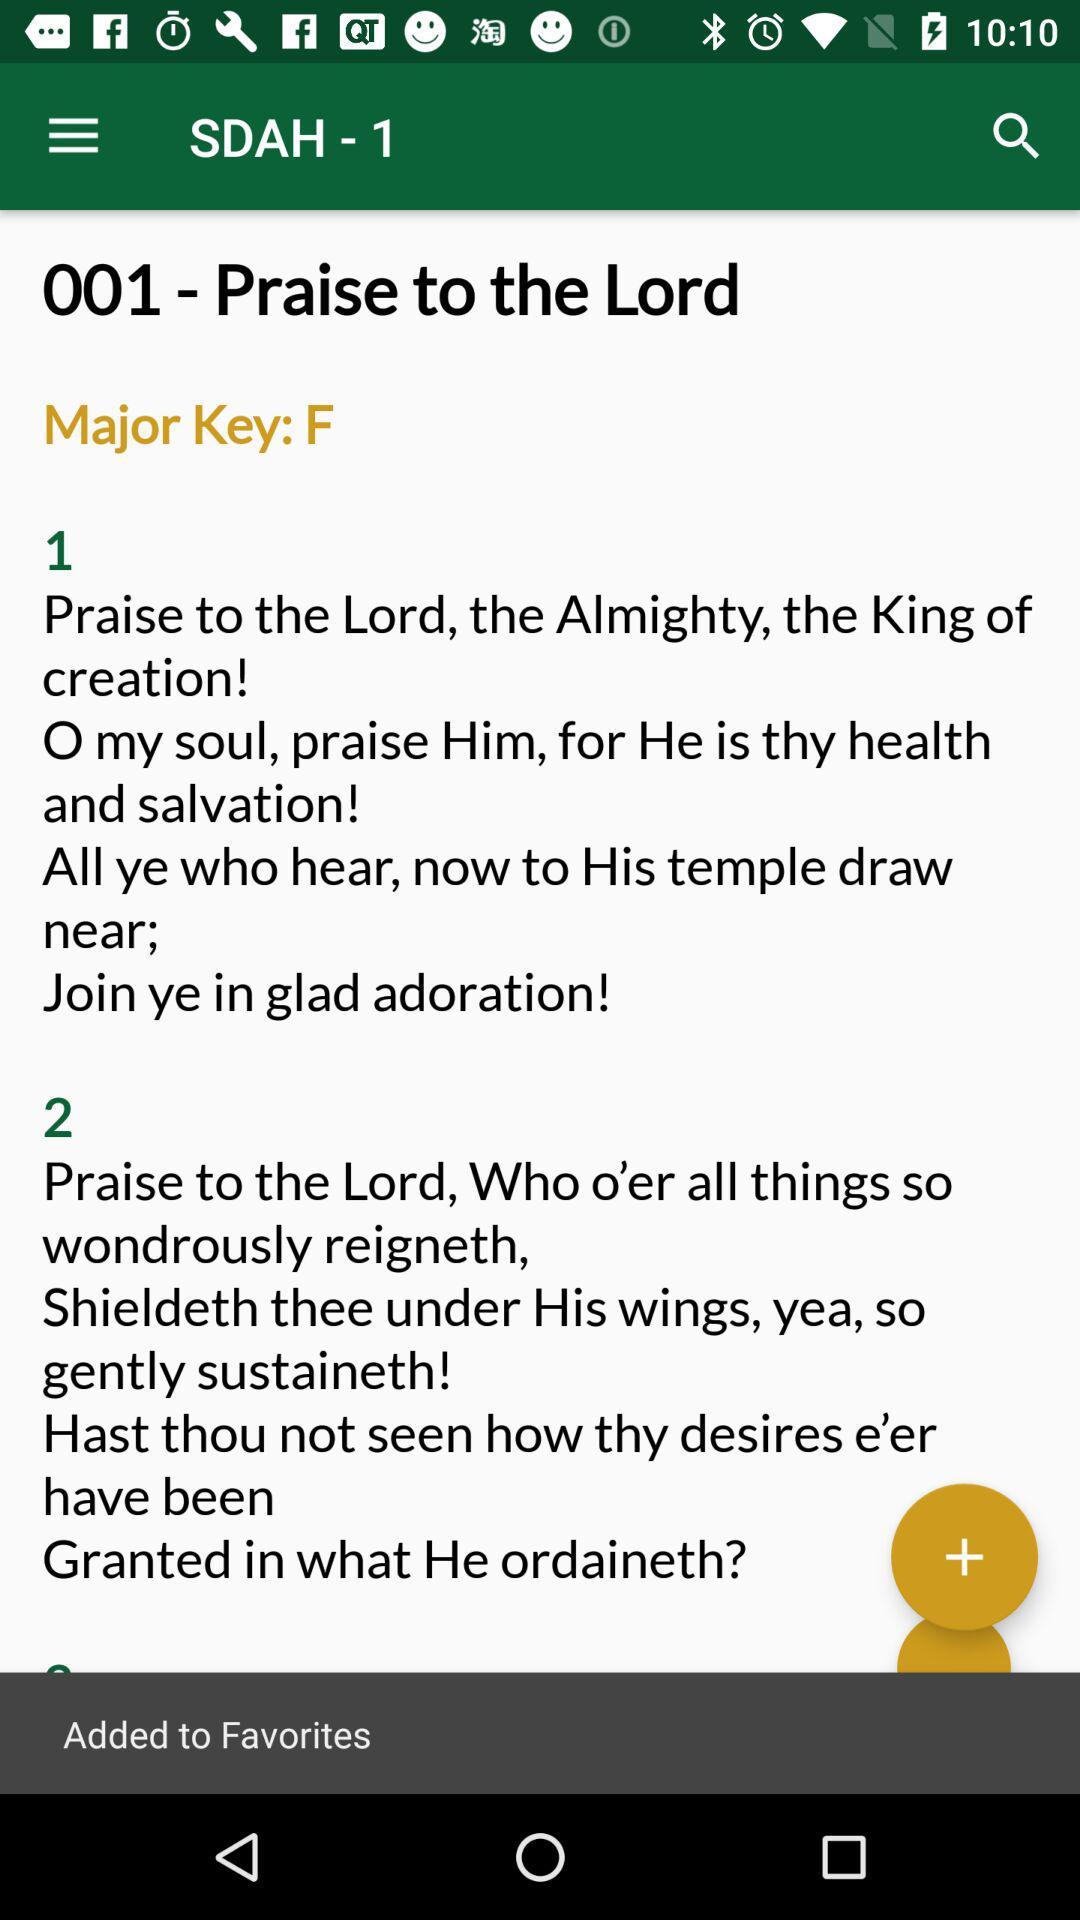 Image resolution: width=1080 pixels, height=1920 pixels. What do you see at coordinates (963, 1554) in the screenshot?
I see `a note` at bounding box center [963, 1554].